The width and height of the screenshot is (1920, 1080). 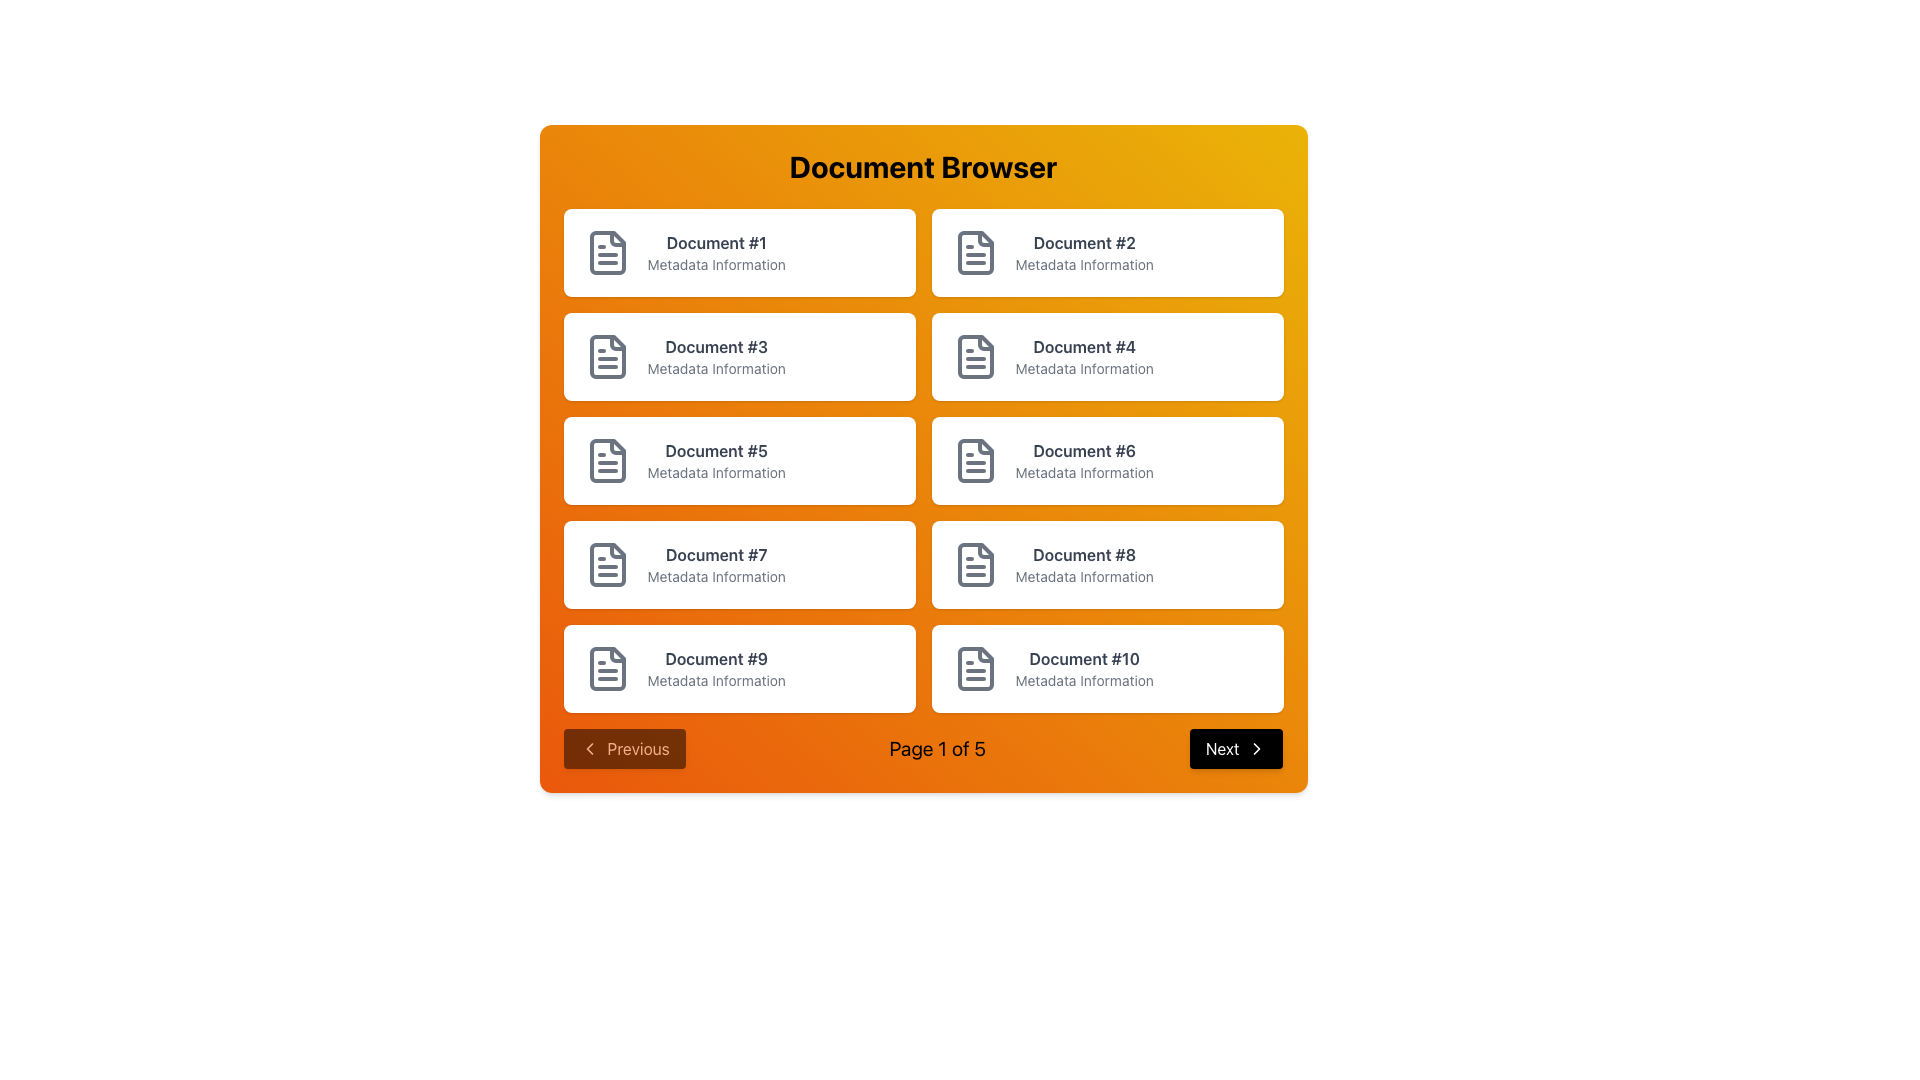 What do you see at coordinates (716, 242) in the screenshot?
I see `the information from the text label 'Document #1'` at bounding box center [716, 242].